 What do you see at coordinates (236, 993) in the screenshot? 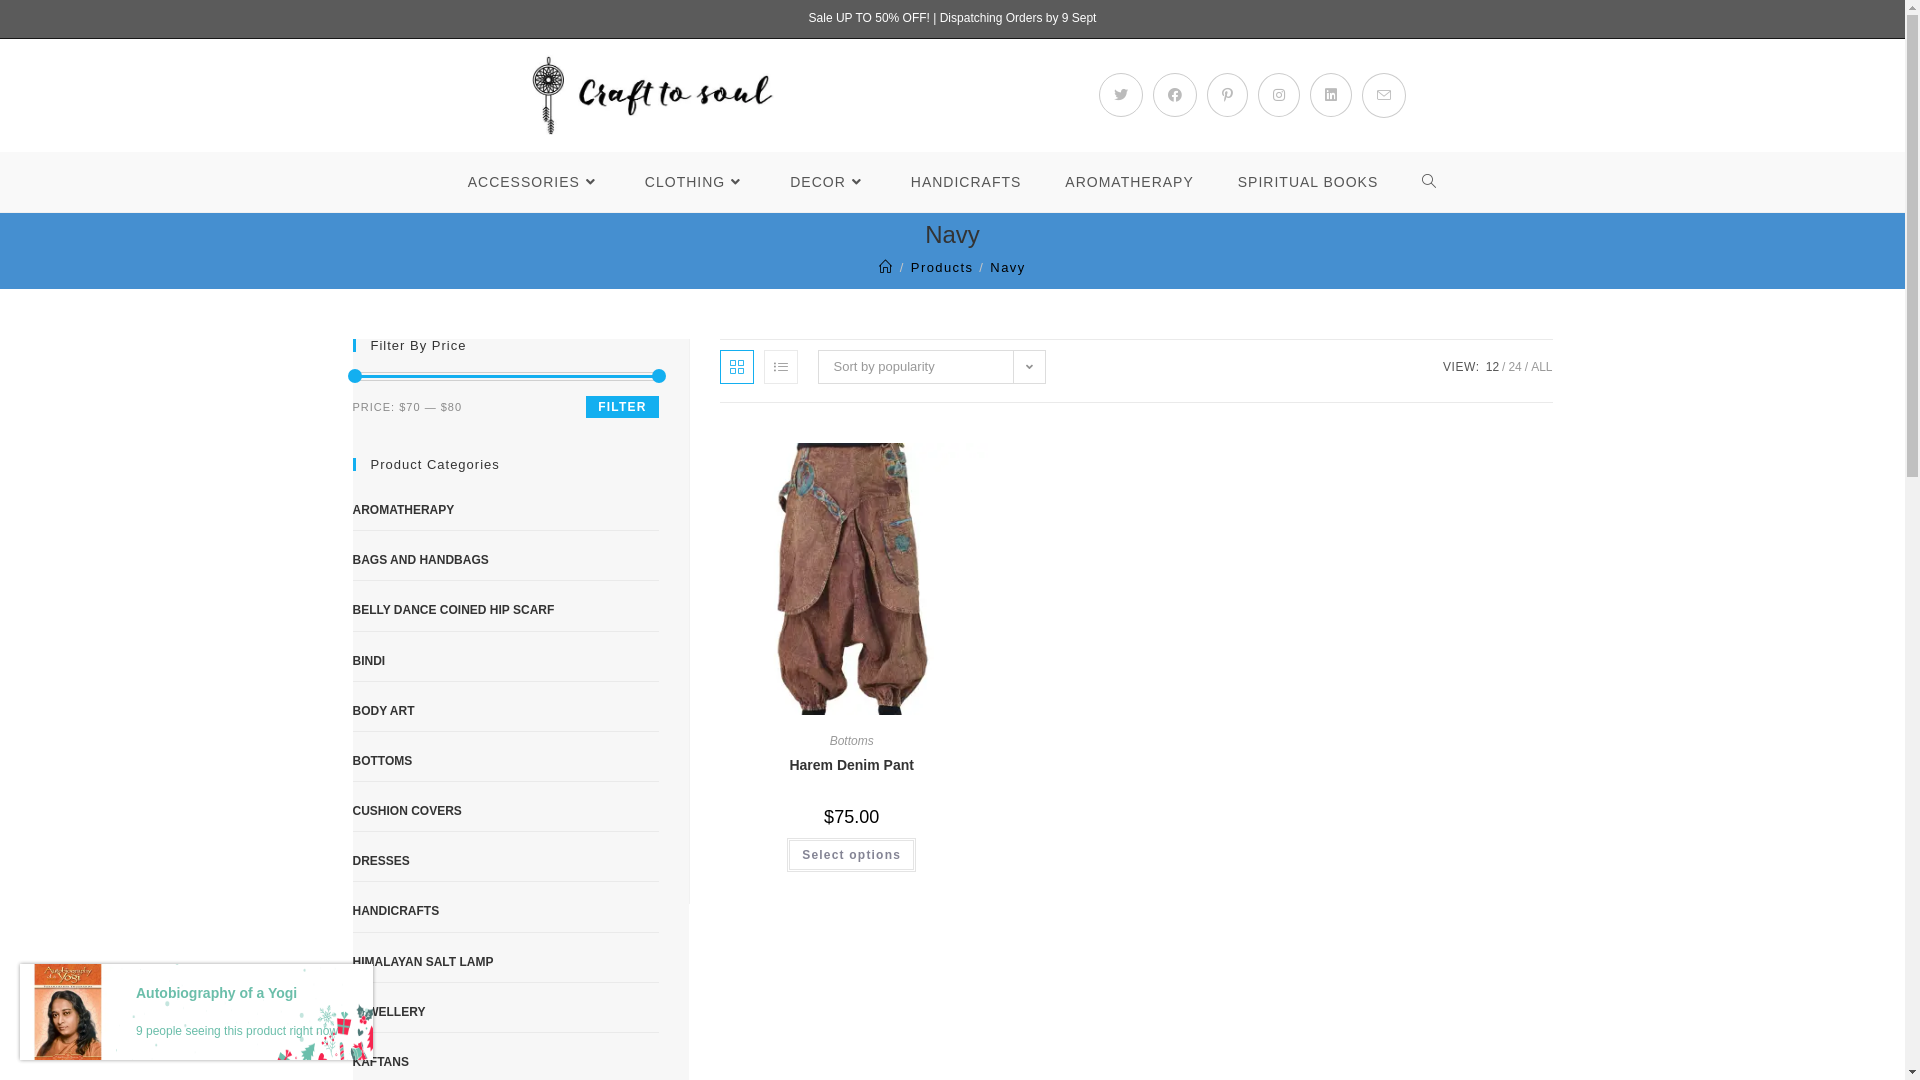
I see `'Autobiography of a Yogi'` at bounding box center [236, 993].